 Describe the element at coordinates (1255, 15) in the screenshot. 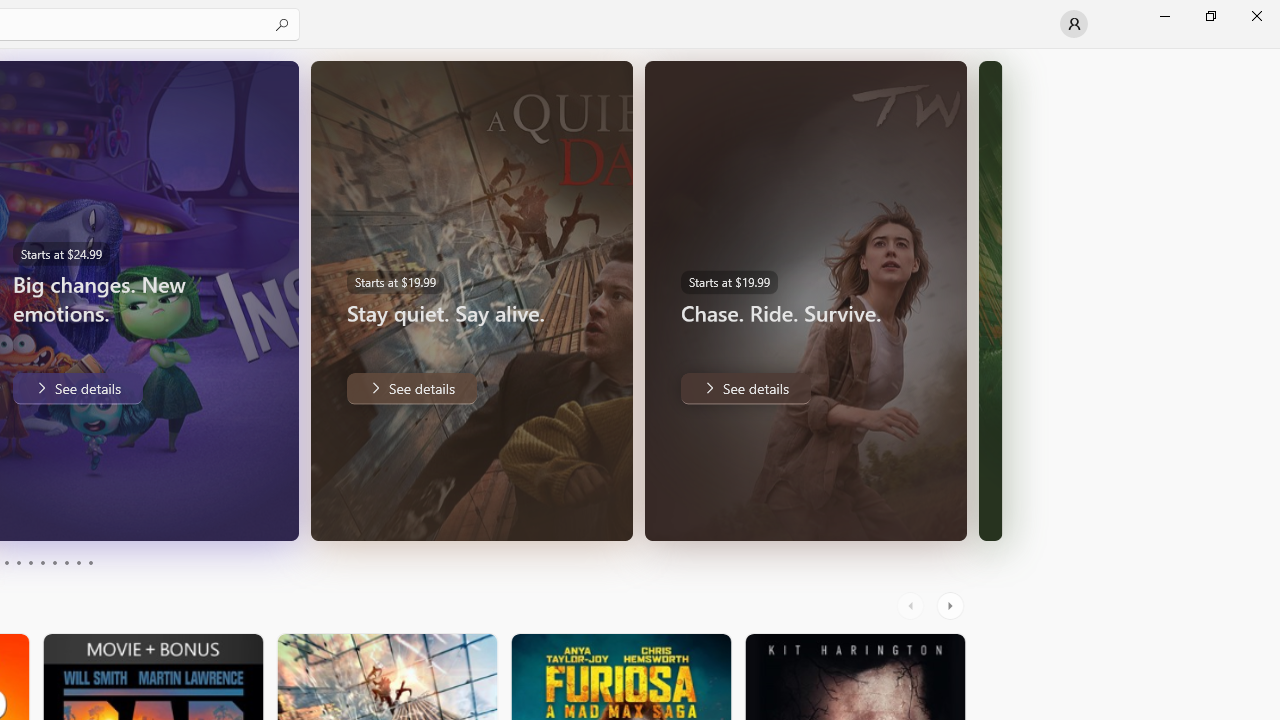

I see `'Close Microsoft Store'` at that location.